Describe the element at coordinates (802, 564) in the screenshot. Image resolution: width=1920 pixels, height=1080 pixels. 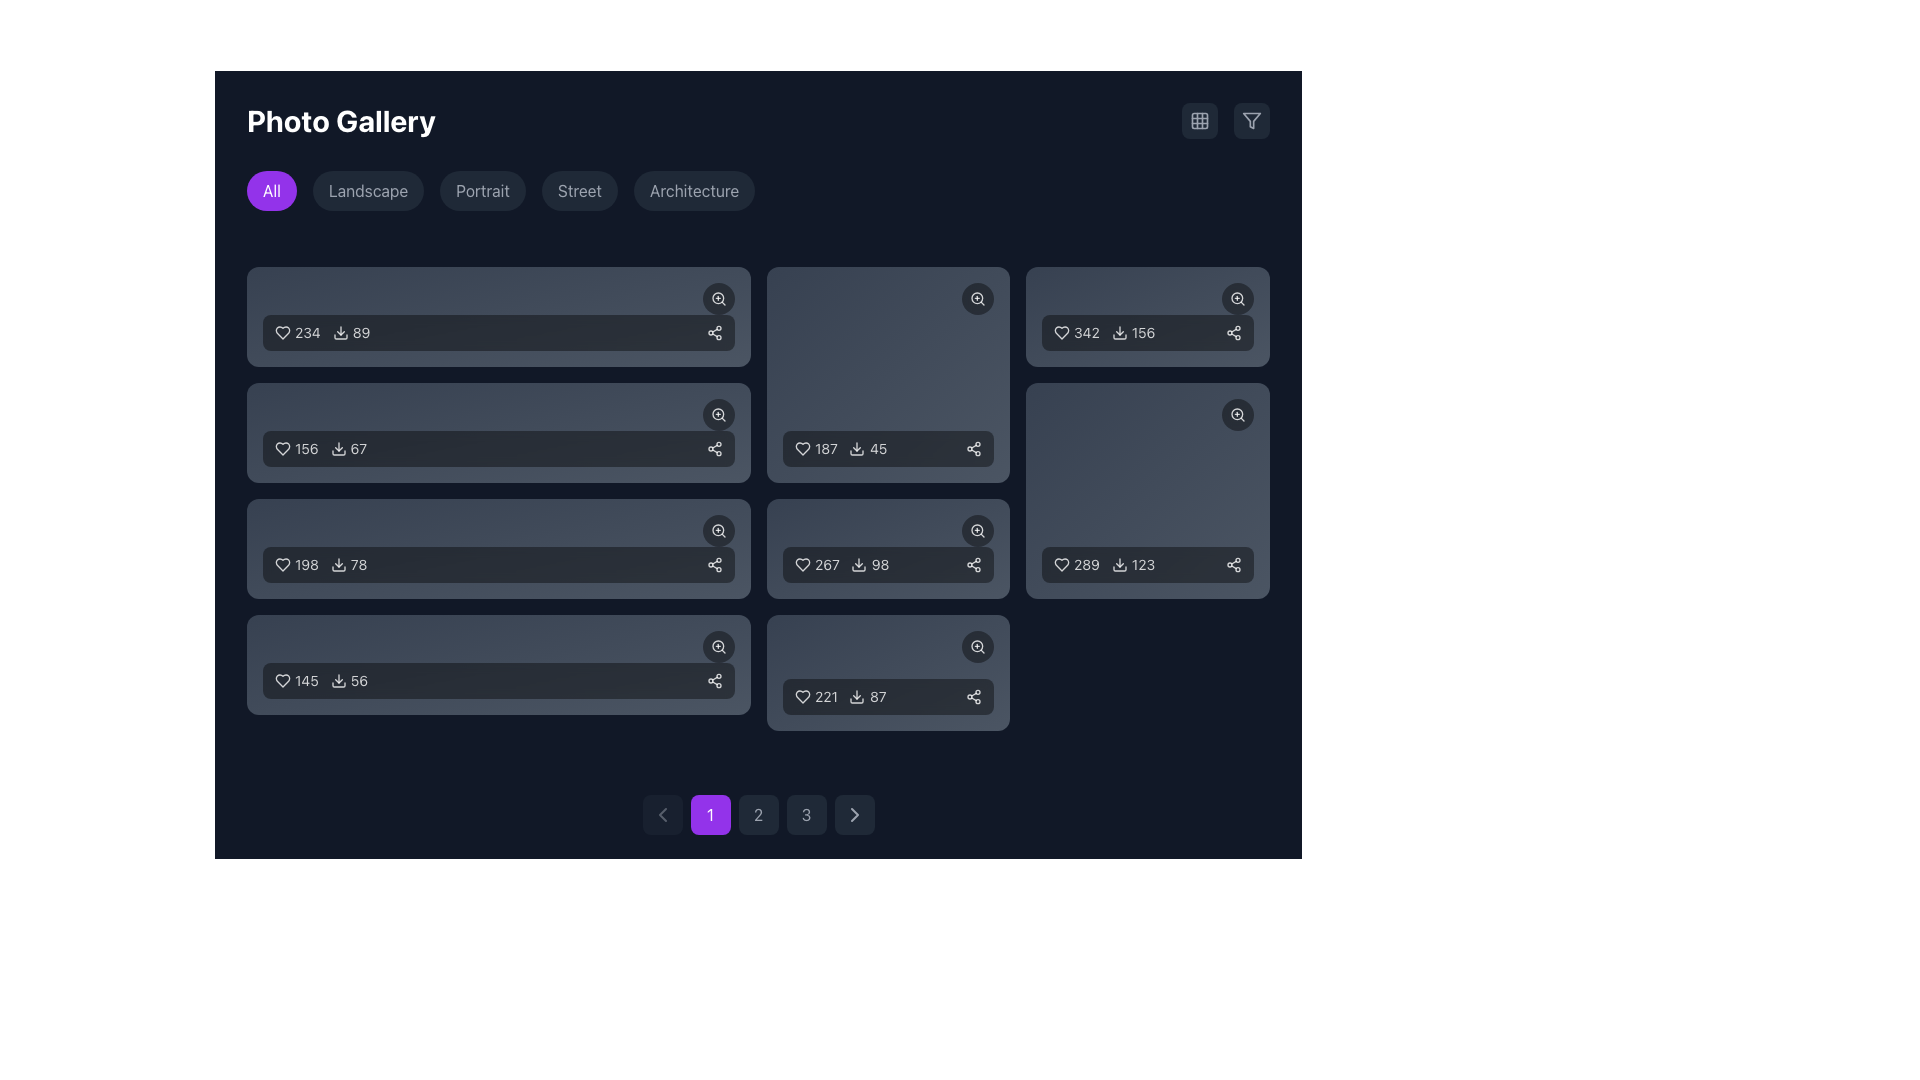
I see `the heart-shaped icon with a simple line outline to indicate liking, located next to the numerical text '267' in the middle-right section of the grid layout` at that location.